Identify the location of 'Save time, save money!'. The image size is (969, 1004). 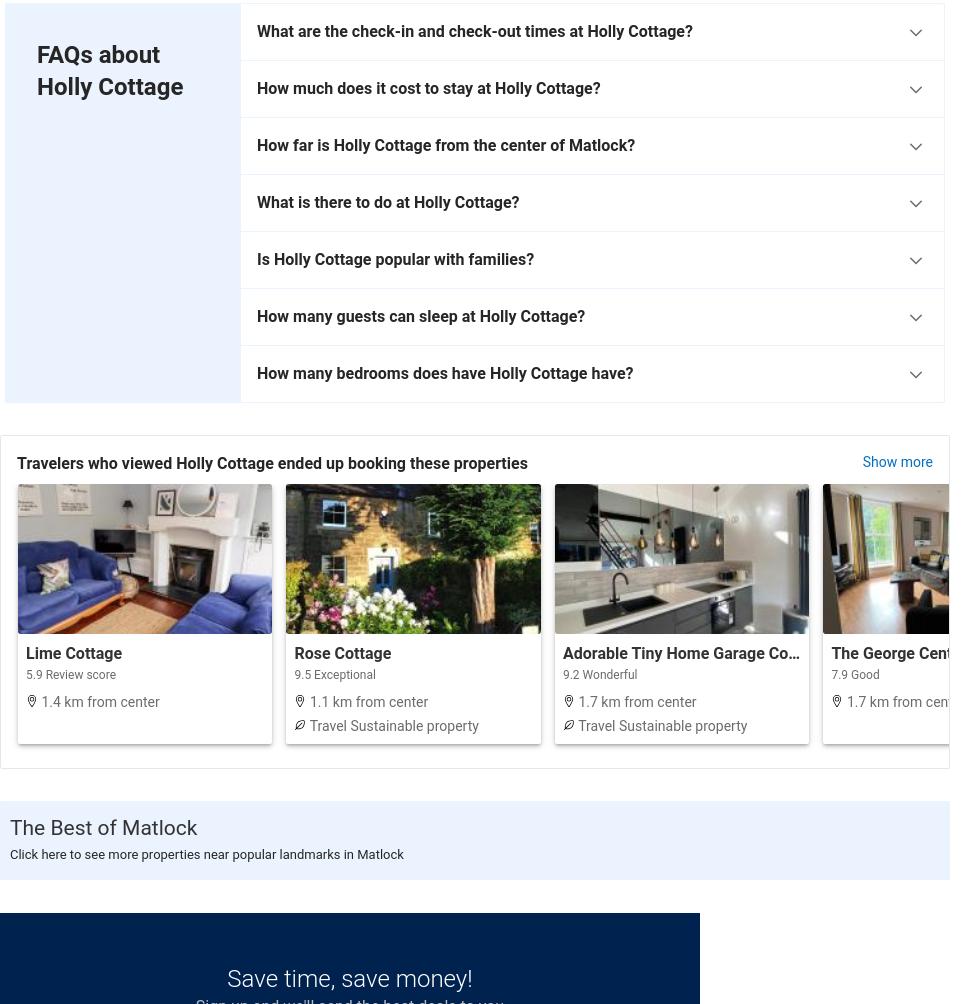
(348, 976).